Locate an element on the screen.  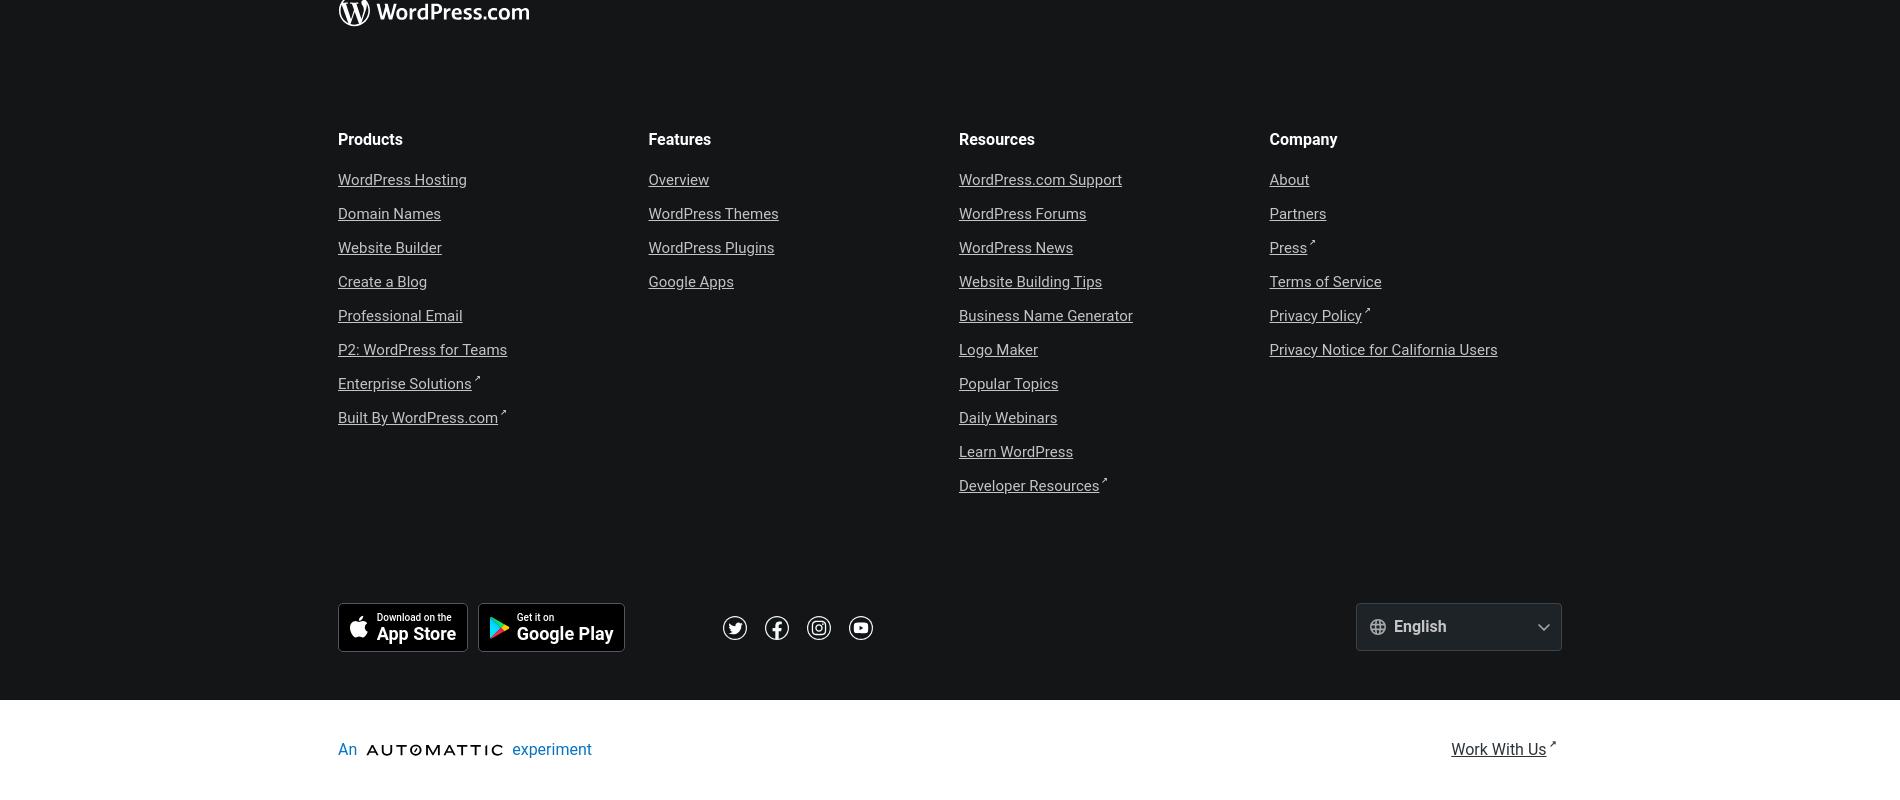
'P2: WordPress for Teams' is located at coordinates (421, 349).